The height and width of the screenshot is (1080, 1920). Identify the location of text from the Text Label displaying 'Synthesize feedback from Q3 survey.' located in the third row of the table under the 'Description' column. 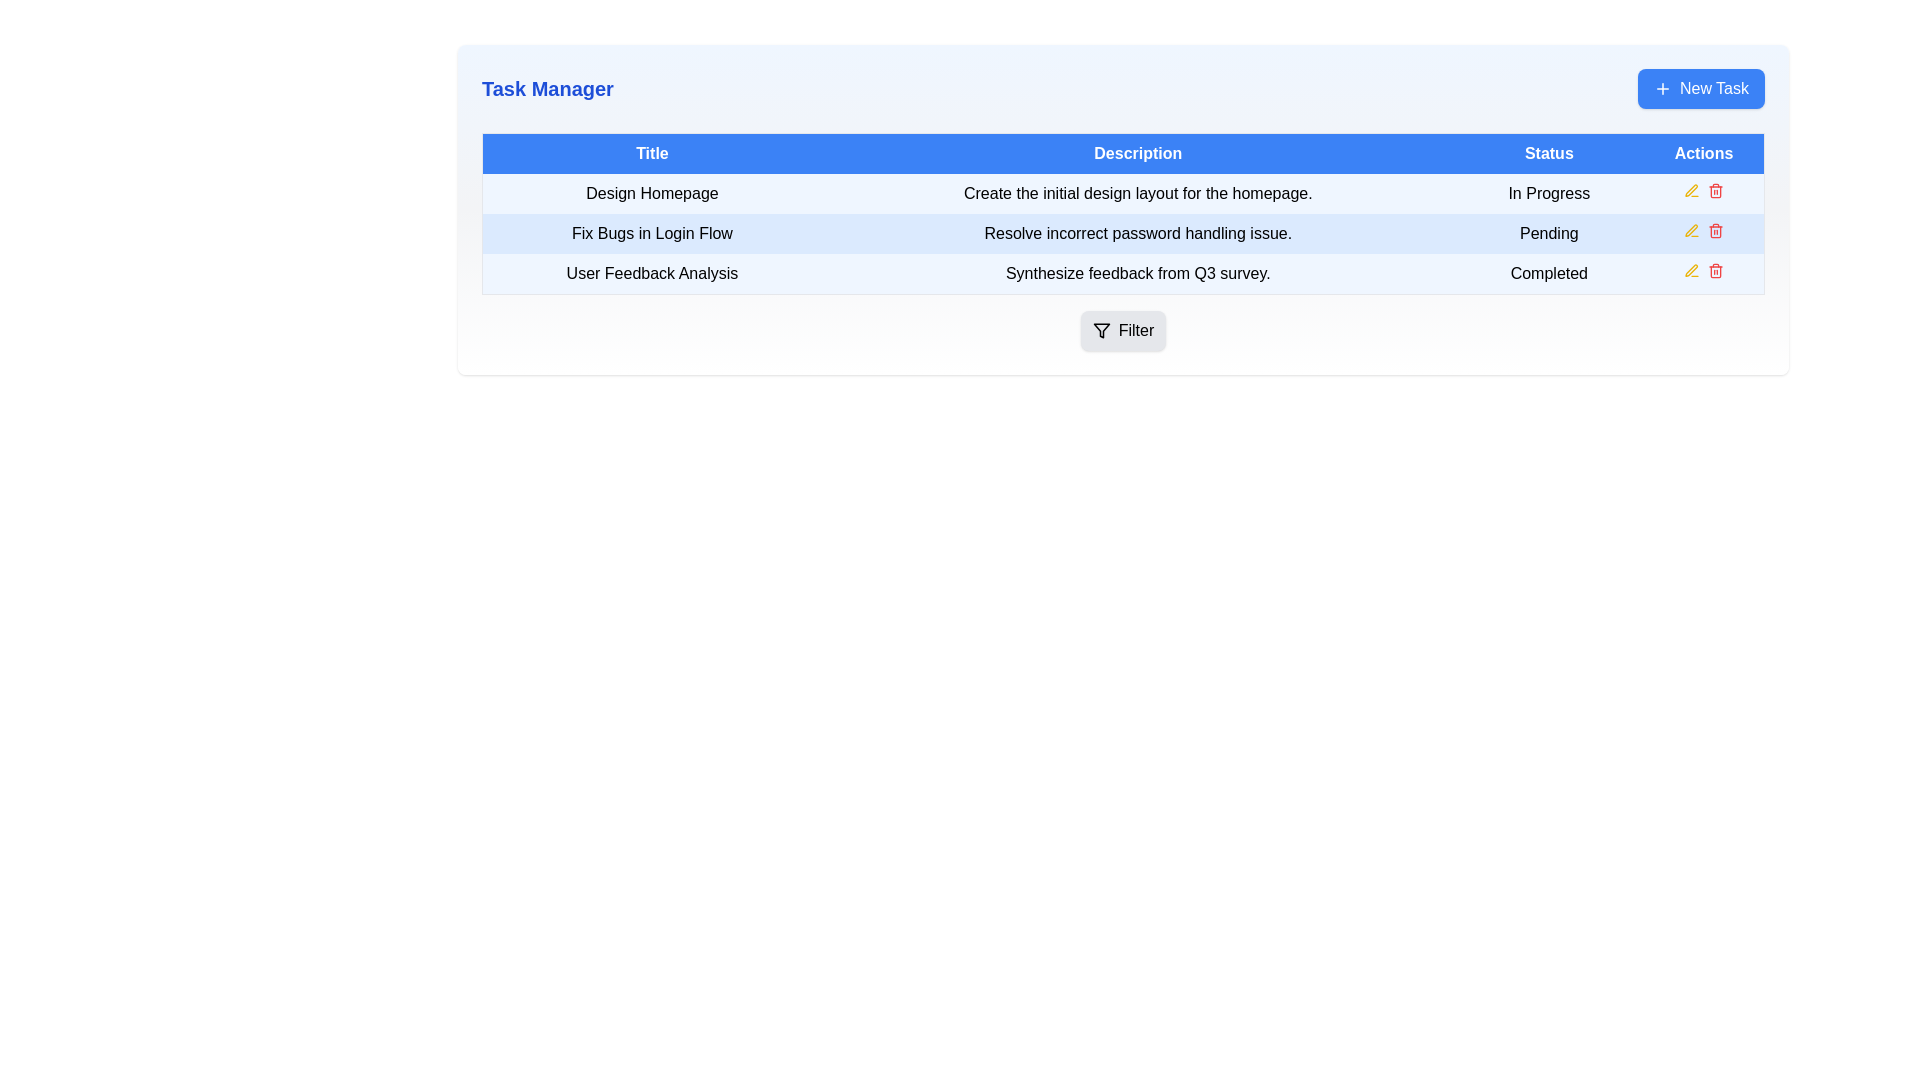
(1138, 274).